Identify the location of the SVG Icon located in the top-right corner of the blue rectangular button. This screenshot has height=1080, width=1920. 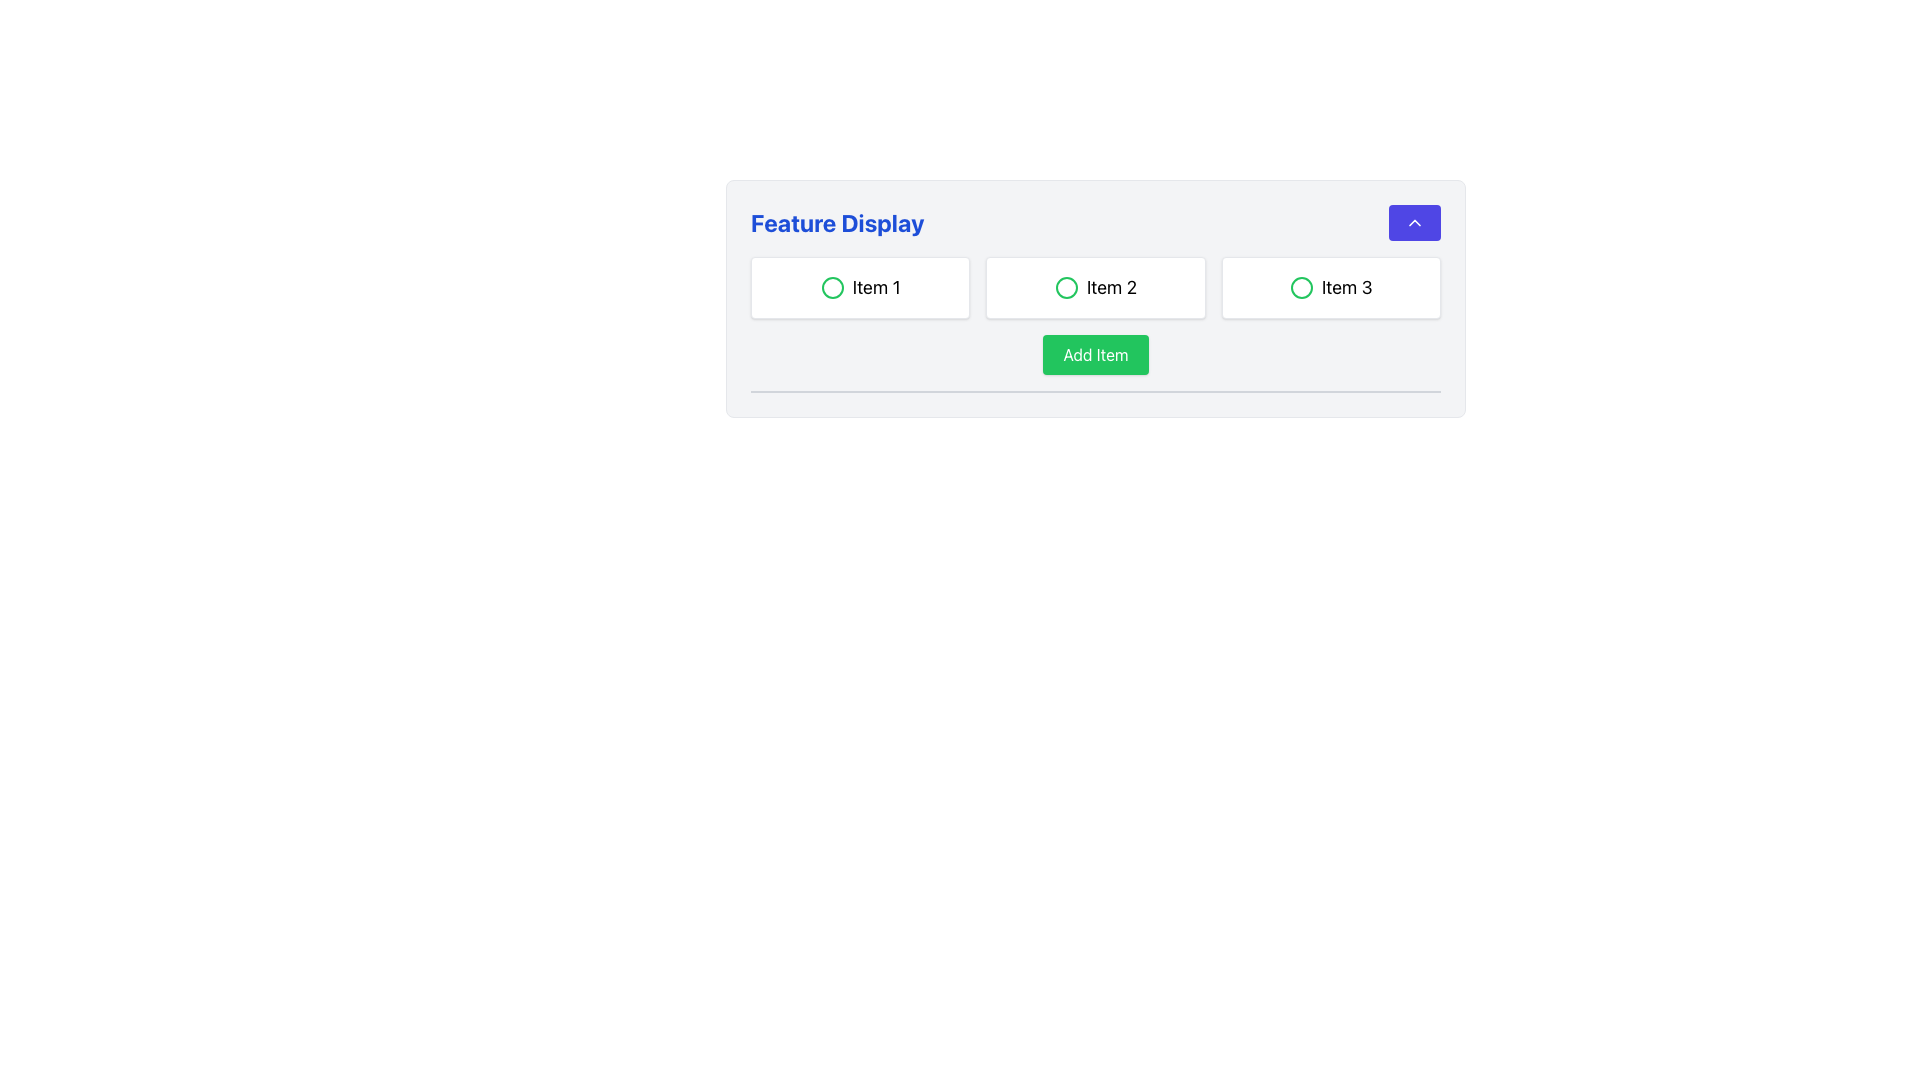
(1414, 223).